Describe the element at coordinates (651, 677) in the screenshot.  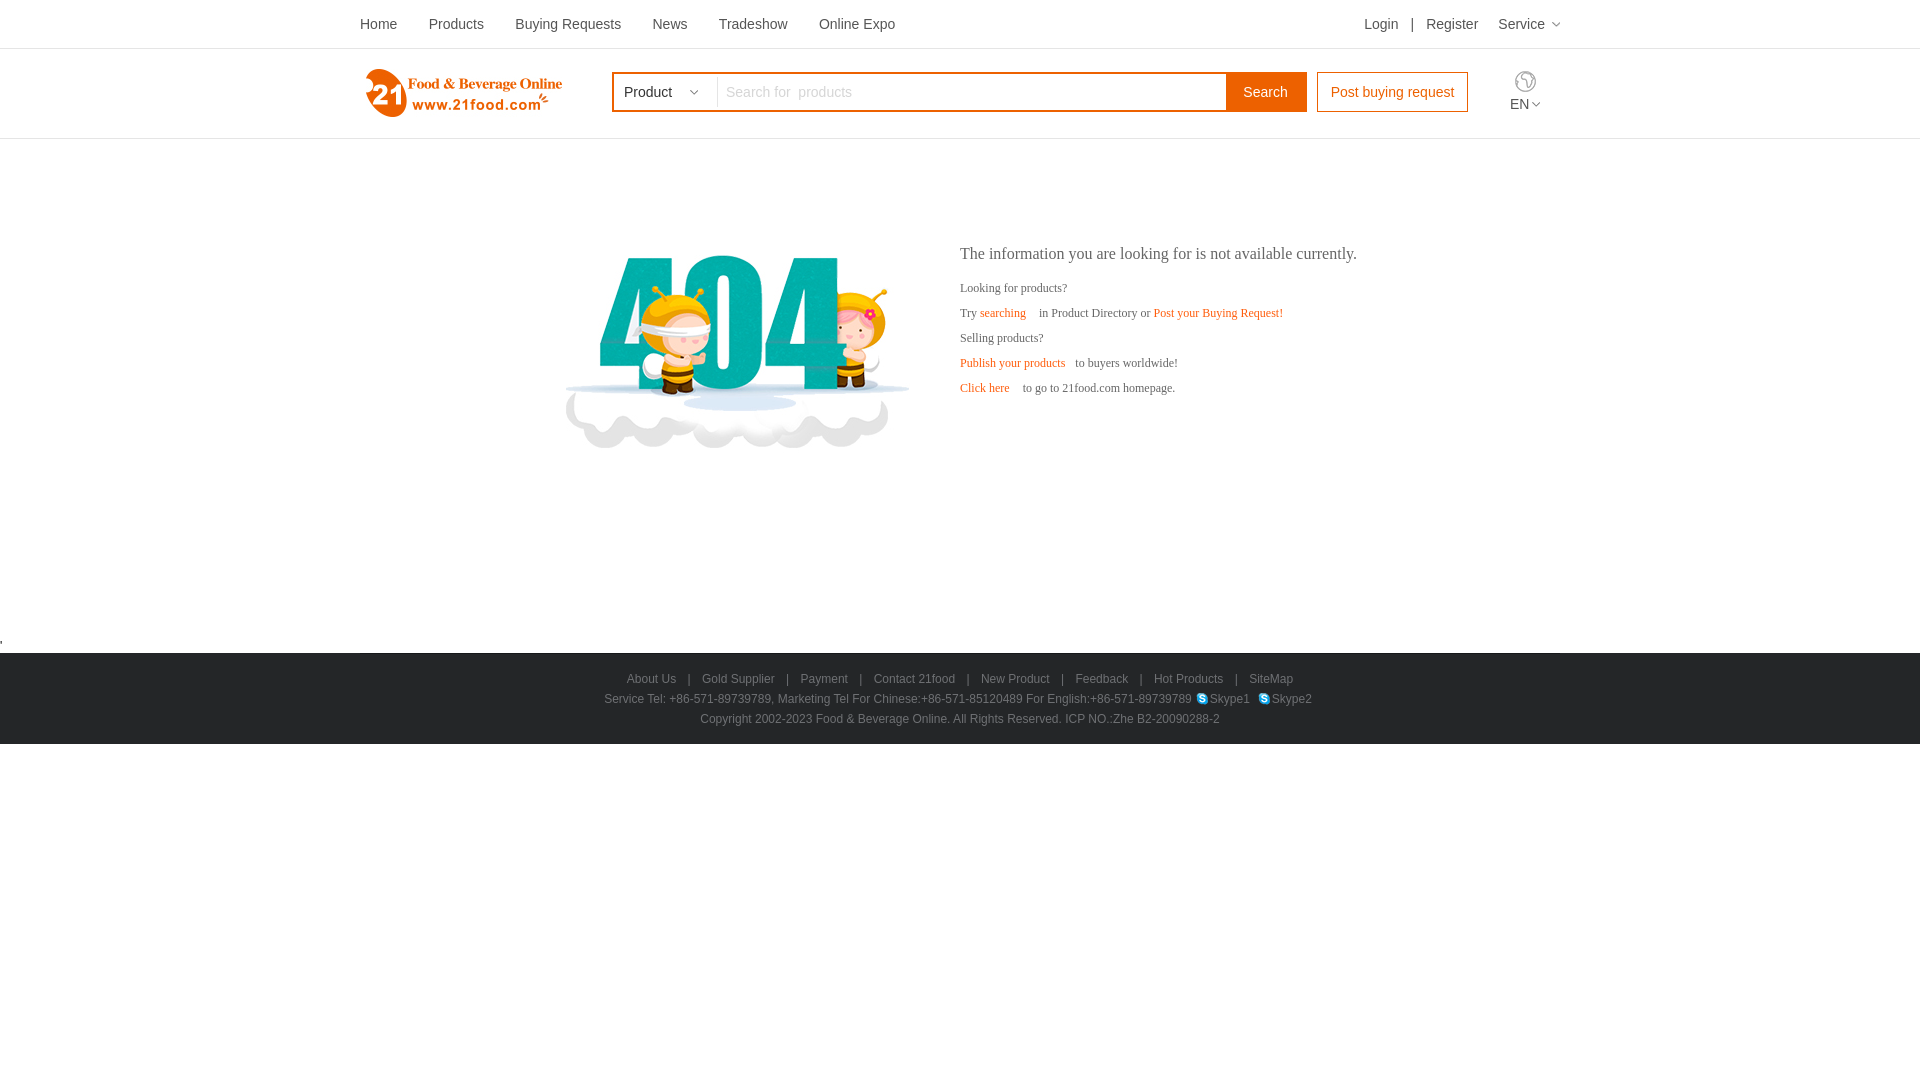
I see `'About Us'` at that location.